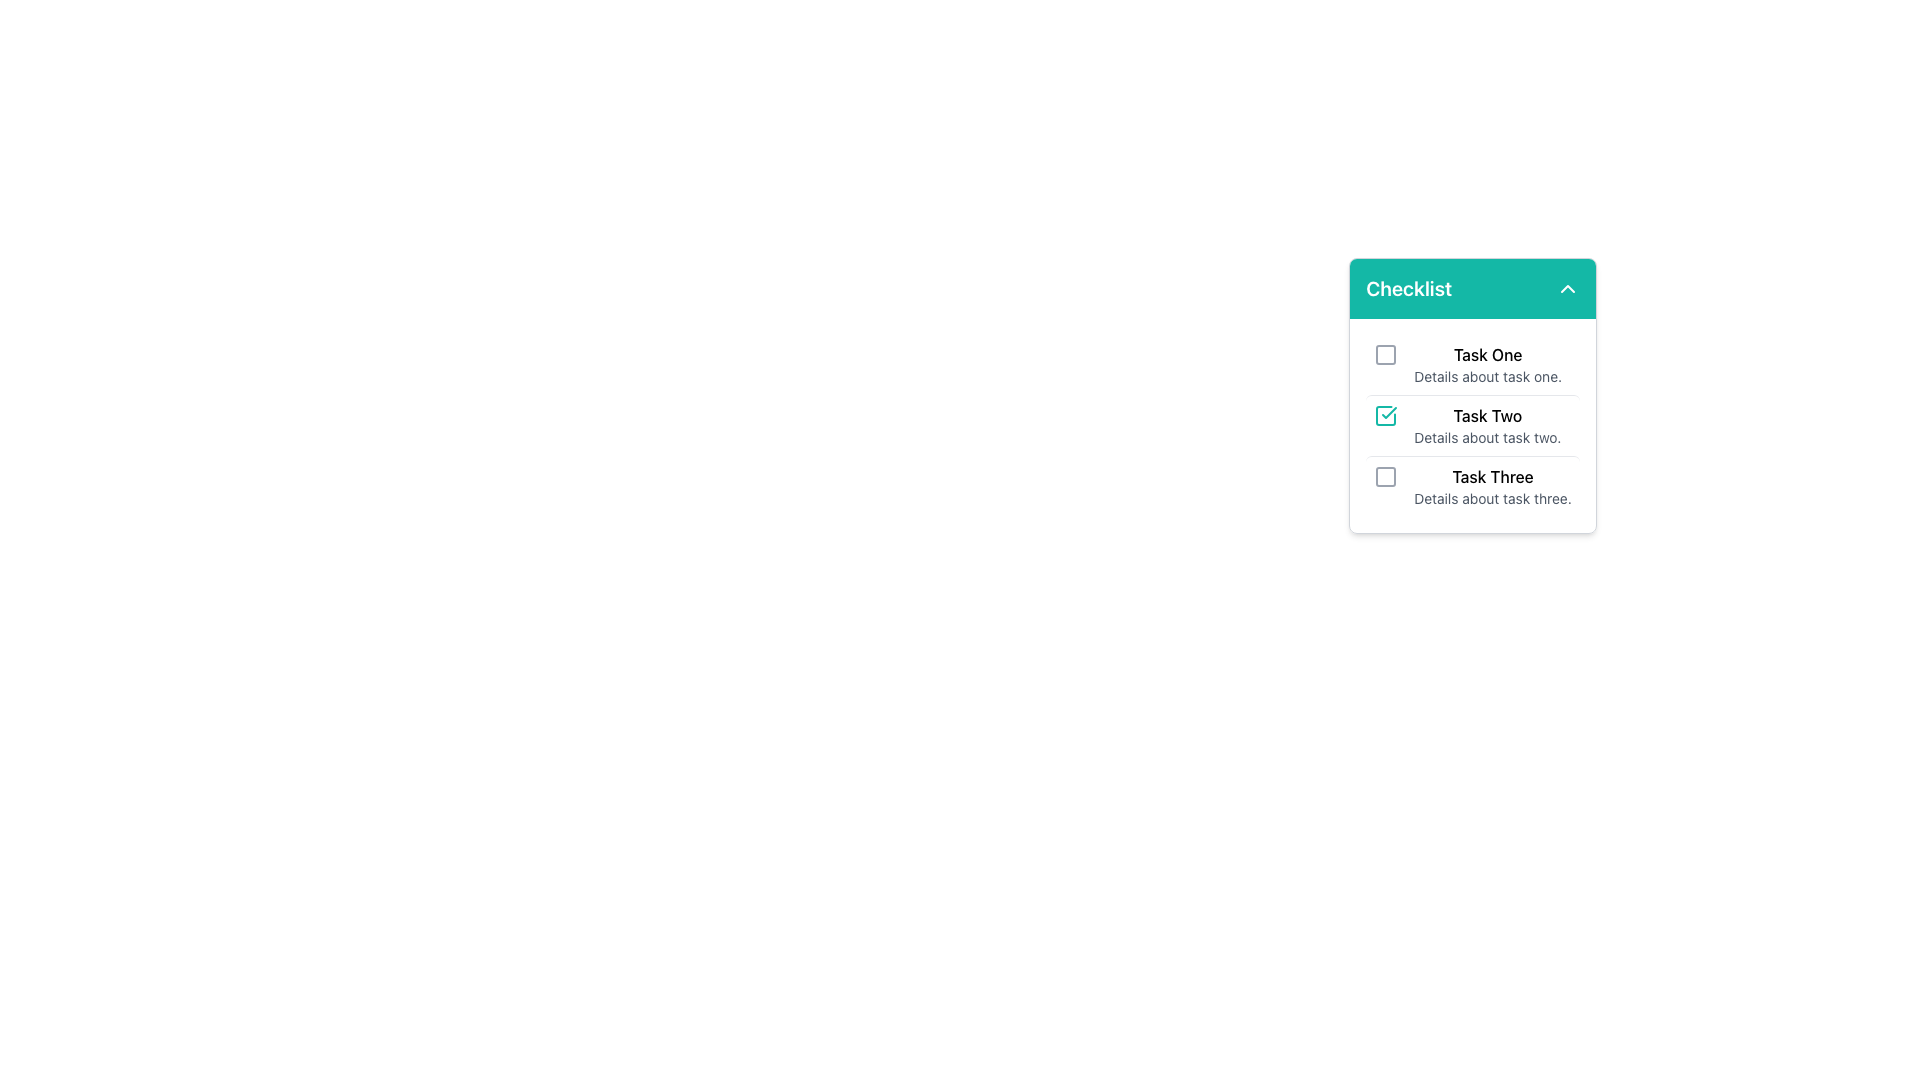 The height and width of the screenshot is (1080, 1920). What do you see at coordinates (1388, 411) in the screenshot?
I see `the teal checkmark icon representing a completed state in the checklist for 'Task Two'` at bounding box center [1388, 411].